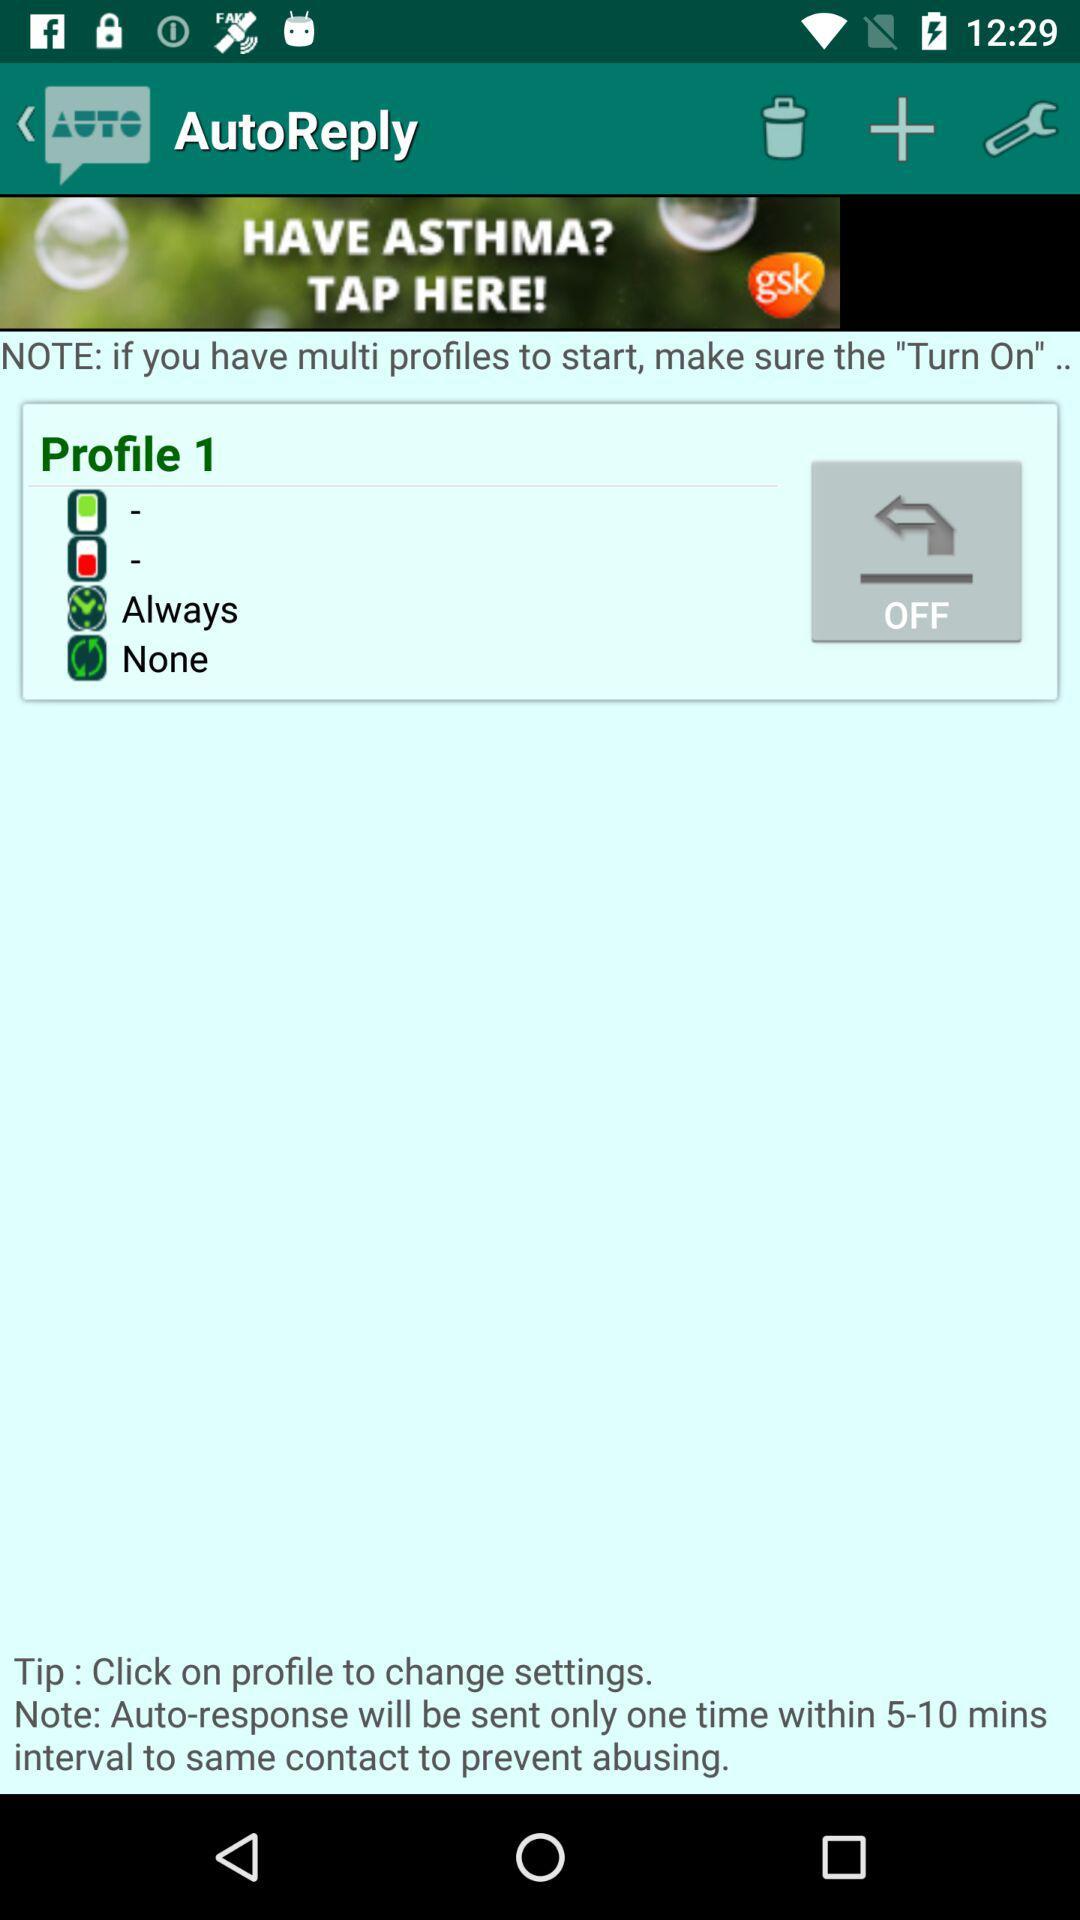 This screenshot has height=1920, width=1080. Describe the element at coordinates (902, 127) in the screenshot. I see `add options` at that location.